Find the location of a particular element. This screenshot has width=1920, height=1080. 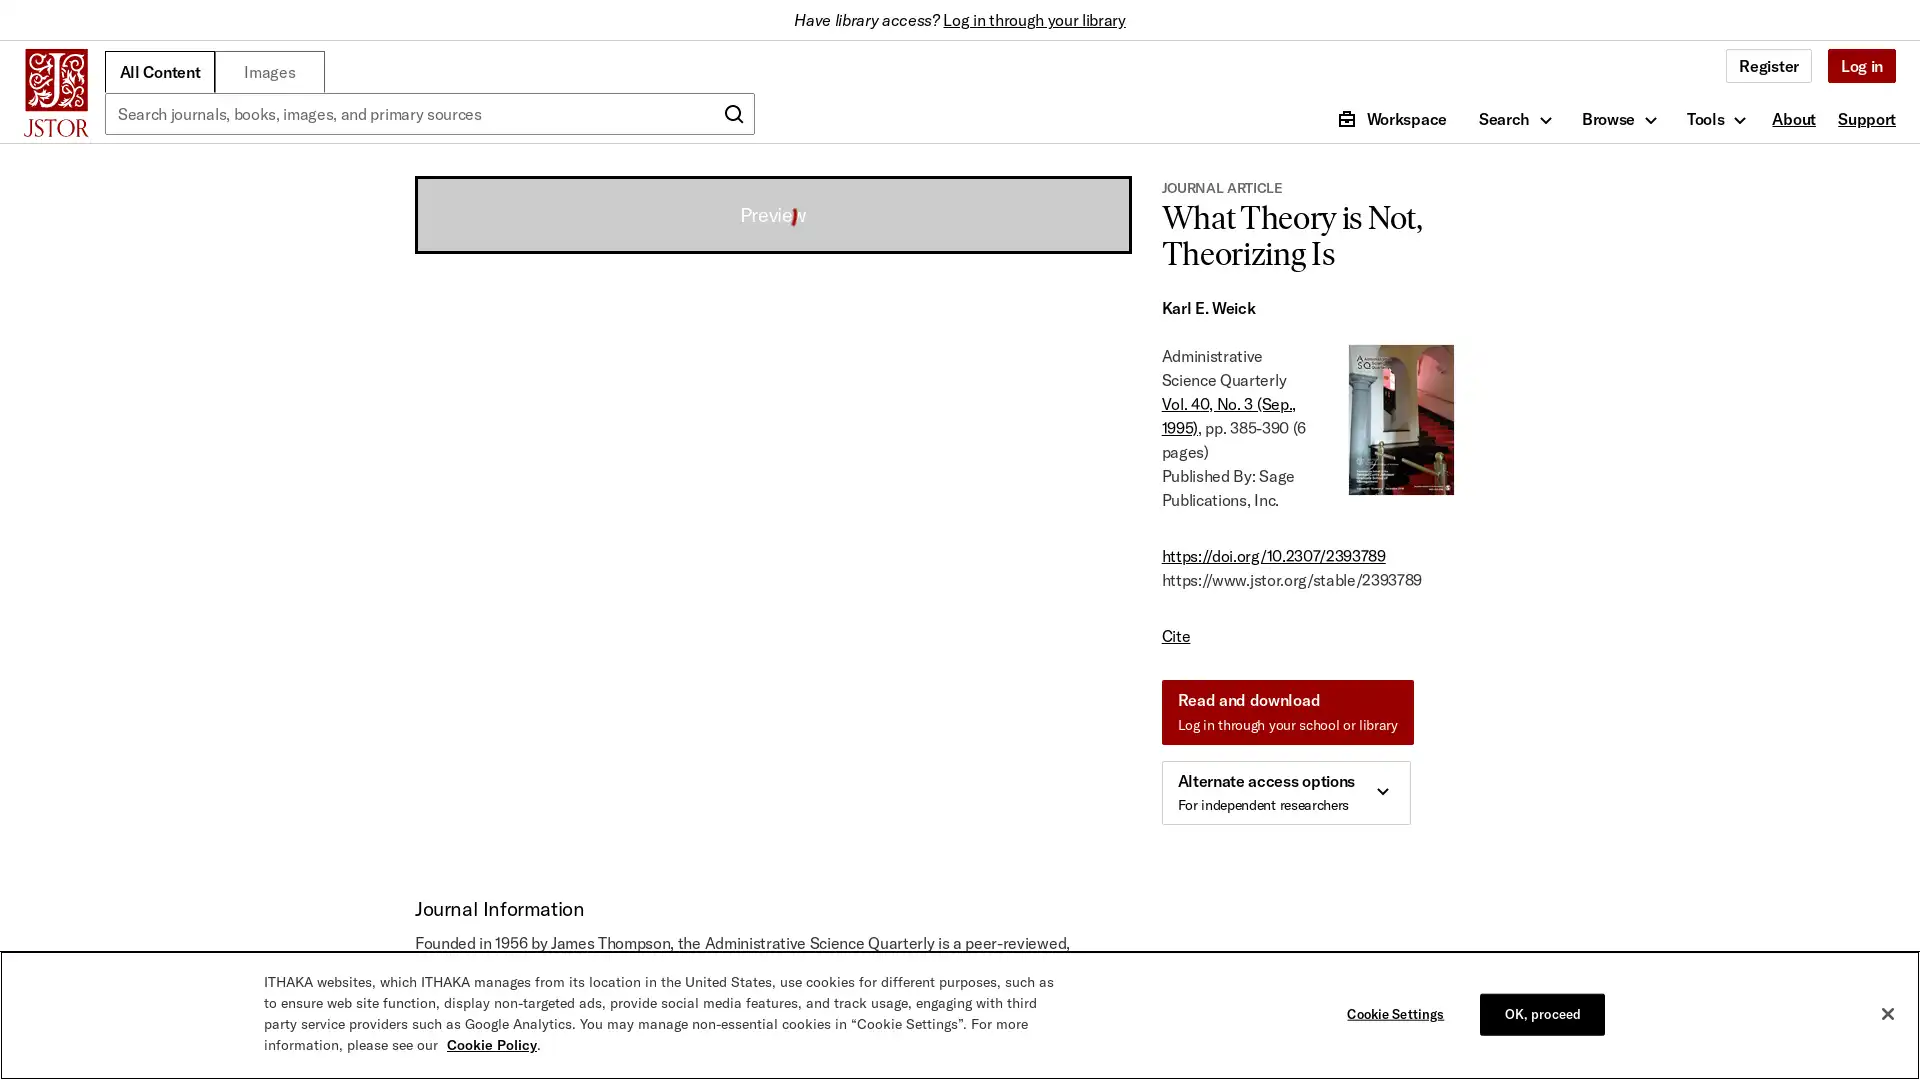

Close is located at coordinates (1886, 1014).